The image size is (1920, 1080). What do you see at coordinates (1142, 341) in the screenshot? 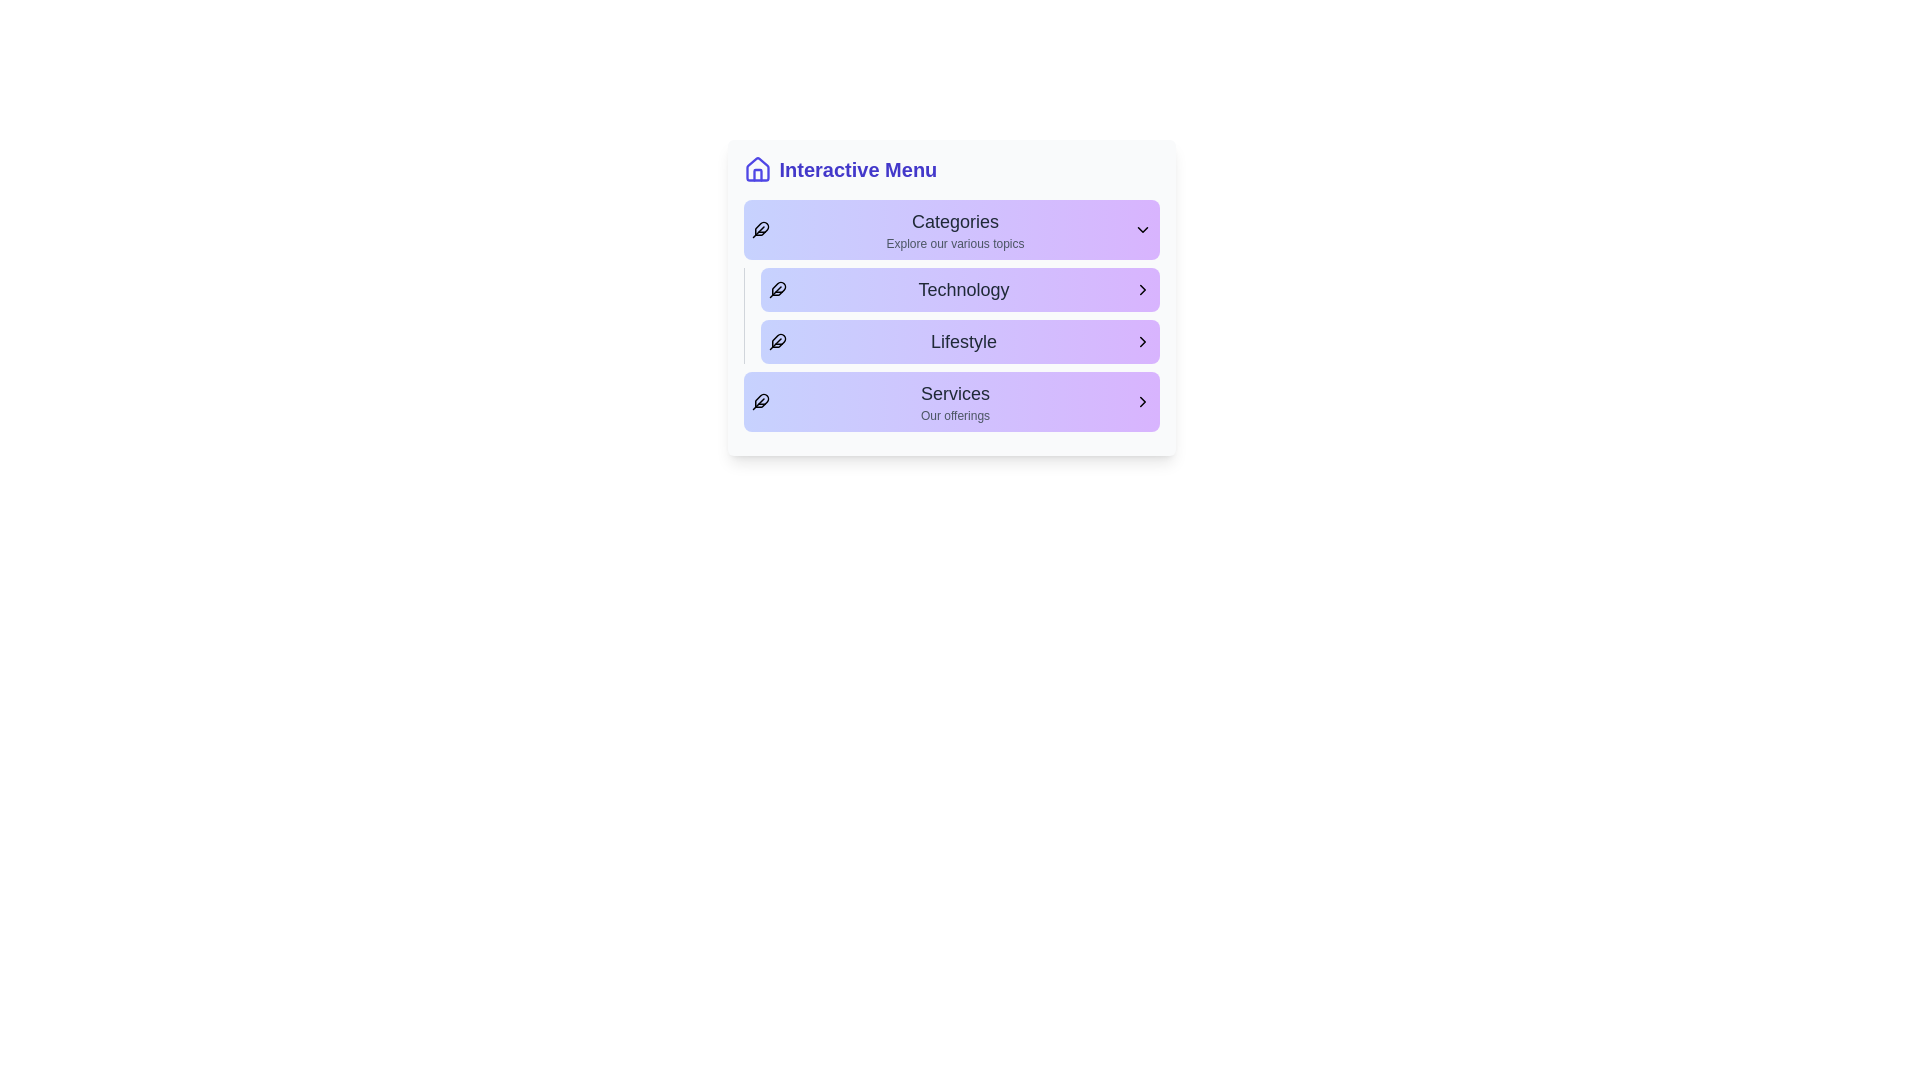
I see `the right-pointing chevron arrow icon adjacent to the 'Lifestyle' menu item` at bounding box center [1142, 341].